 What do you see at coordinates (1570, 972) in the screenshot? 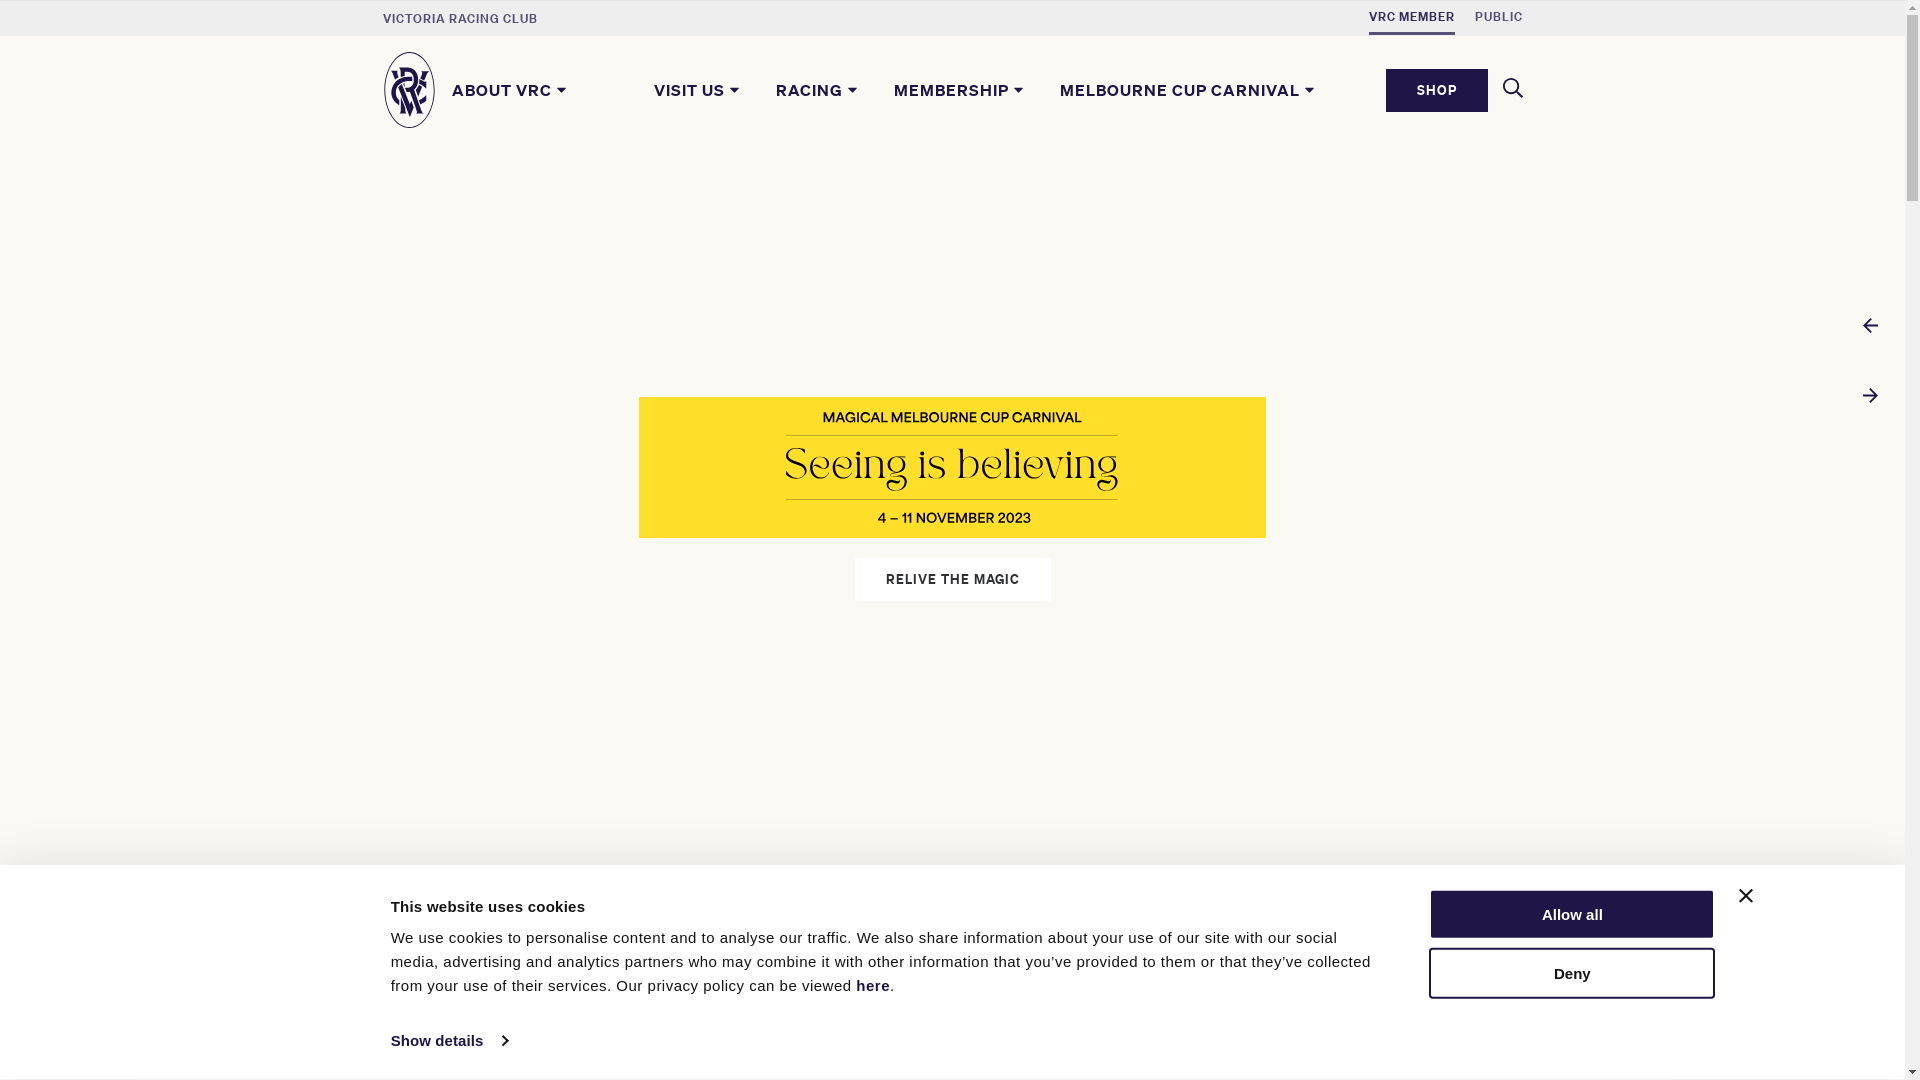
I see `'Deny'` at bounding box center [1570, 972].